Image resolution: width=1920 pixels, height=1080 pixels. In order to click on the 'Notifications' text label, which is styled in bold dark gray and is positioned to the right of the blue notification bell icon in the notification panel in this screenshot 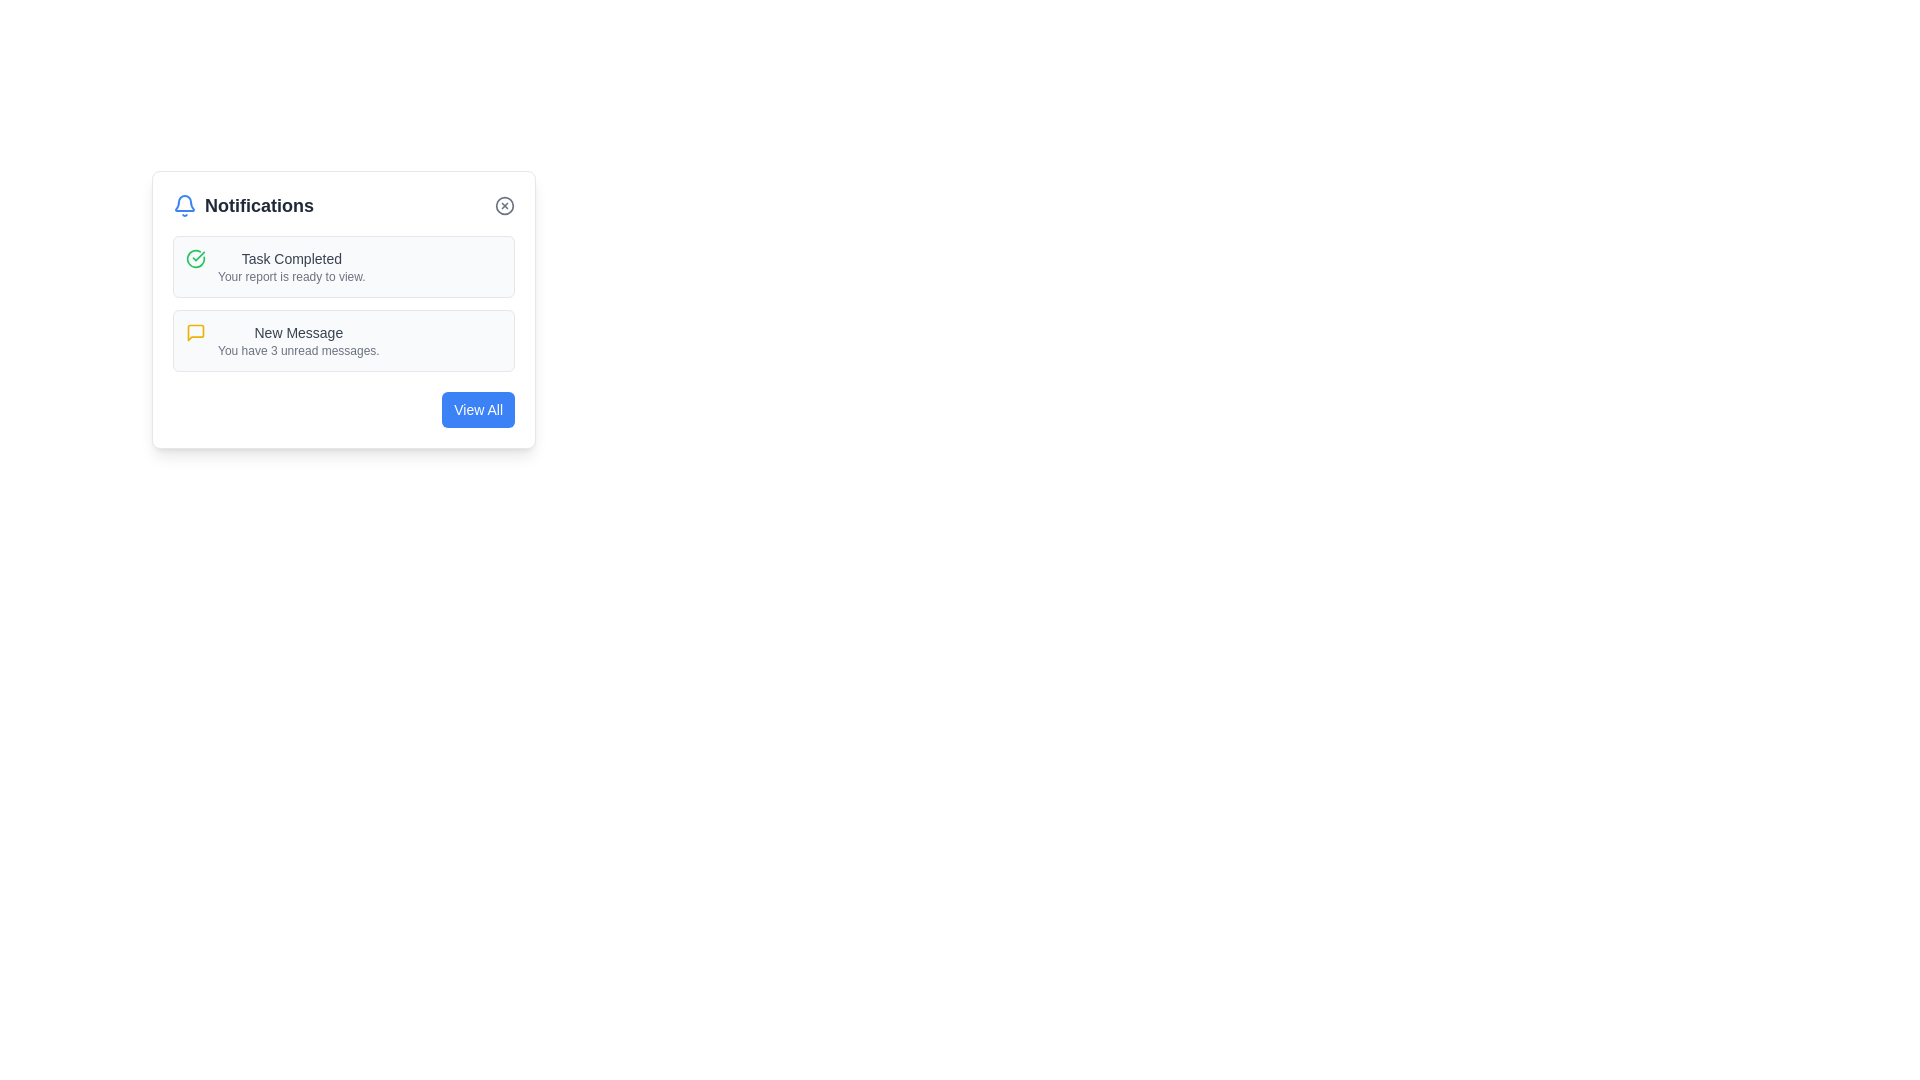, I will do `click(258, 205)`.